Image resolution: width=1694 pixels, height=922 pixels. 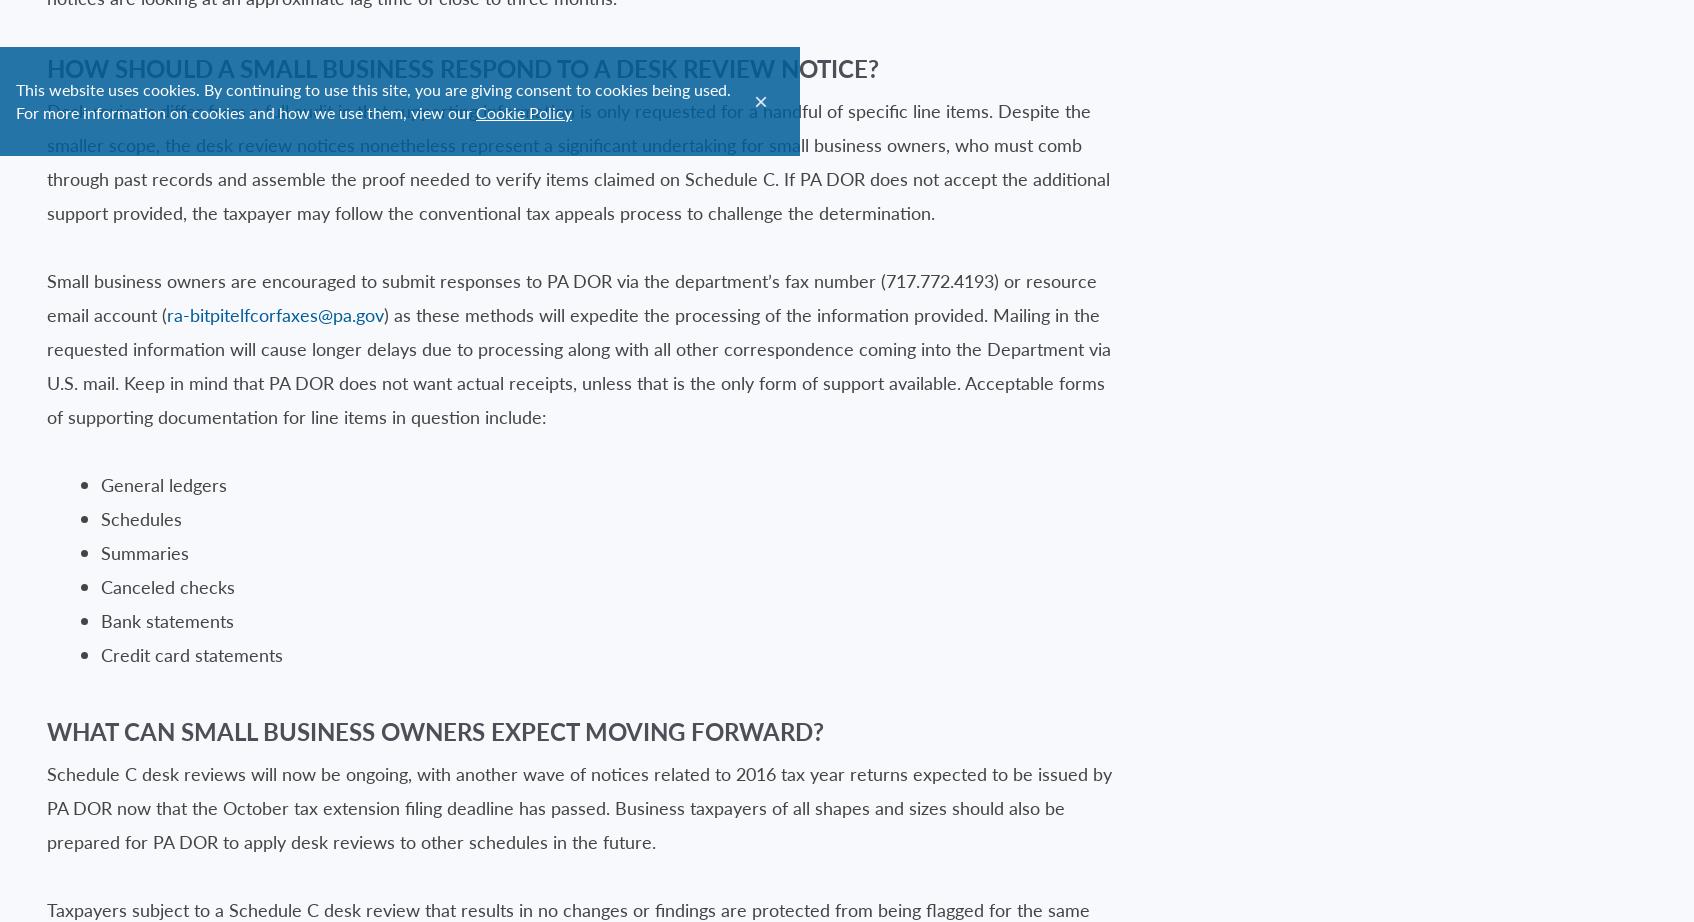 I want to click on ') as these methods will expedite the processing of the information provided. Mailing in the requested information will cause longer delays due to processing along with all other correspondence coming into the Department via U.S. mail. Keep in mind that PA DOR does not want actual receipts, unless that is the only form of support available. Acceptable forms of supporting documentation for line items in question include:', so click(x=579, y=363).